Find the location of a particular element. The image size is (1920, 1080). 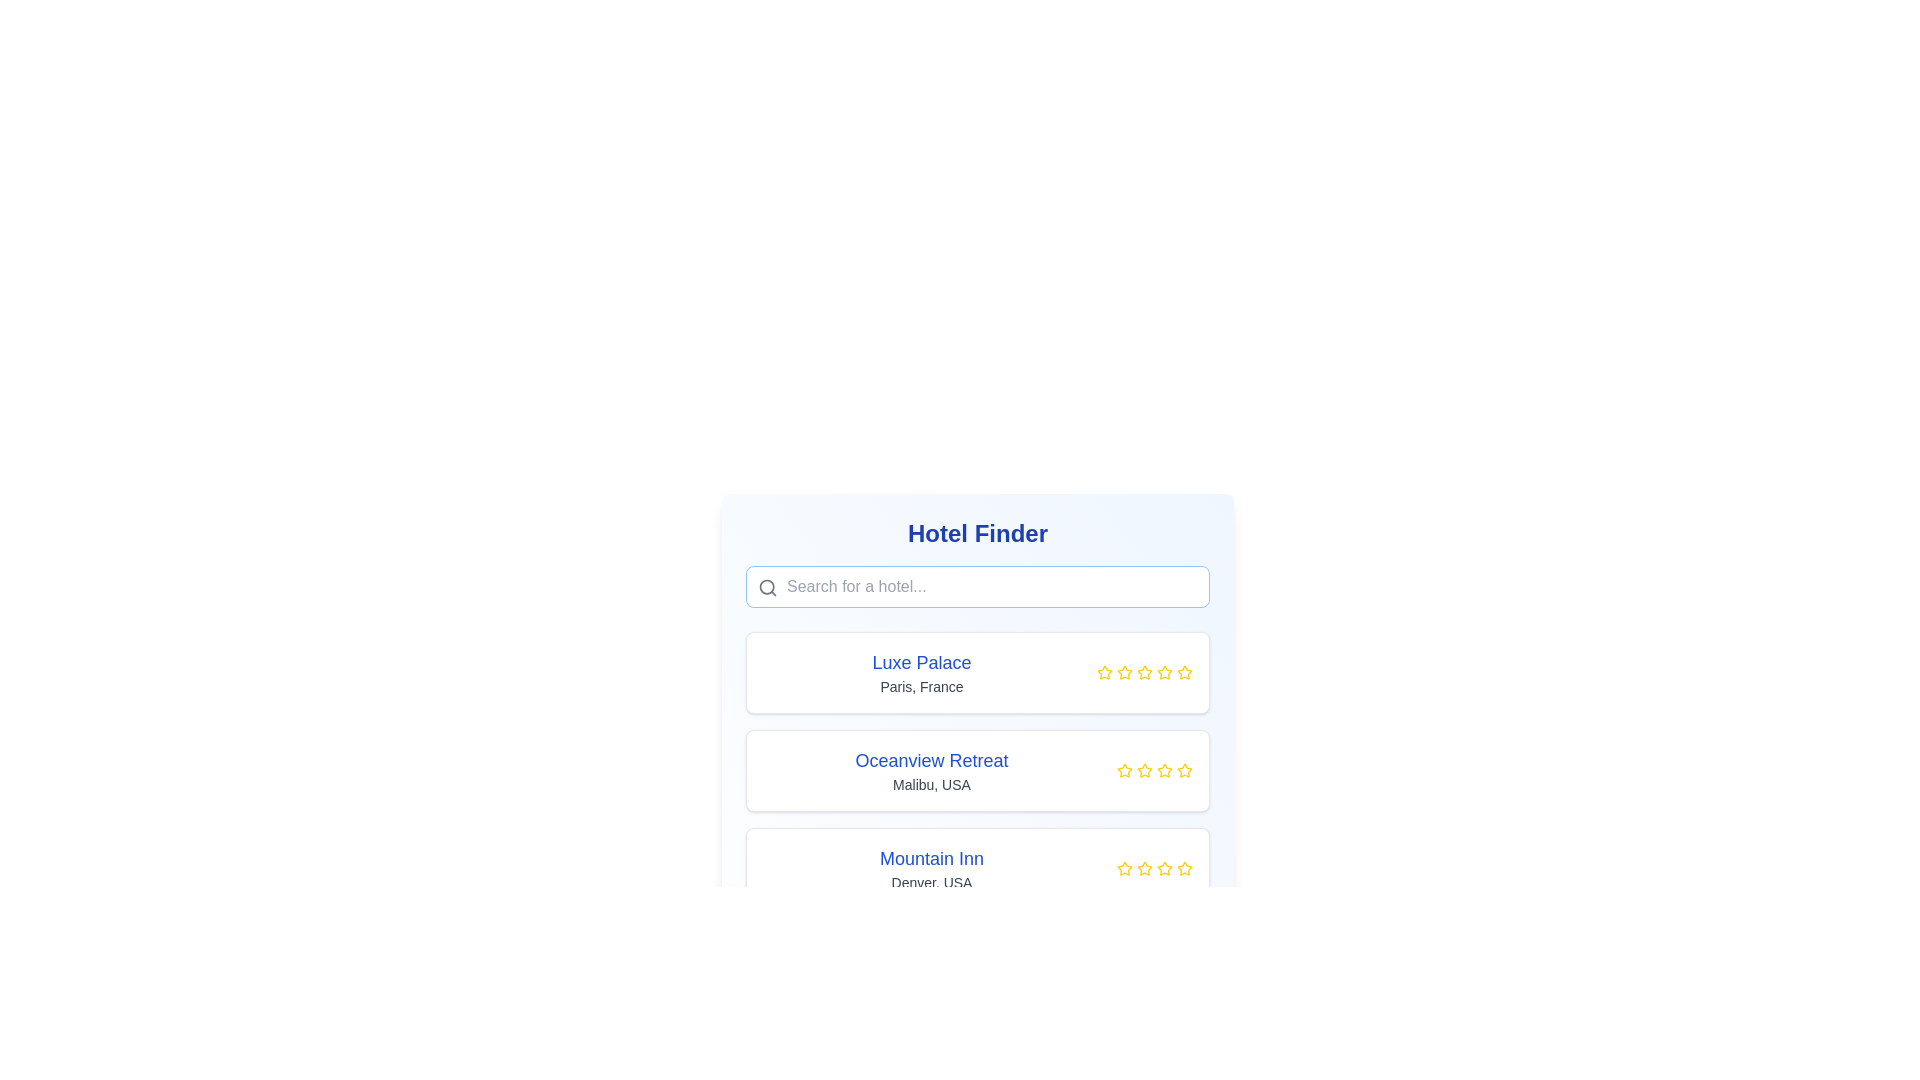

the third star-shaped rating icon with a yellow outline in the Luxe Palace, Paris, France hotel card to rate it as a single star out of five is located at coordinates (1124, 672).